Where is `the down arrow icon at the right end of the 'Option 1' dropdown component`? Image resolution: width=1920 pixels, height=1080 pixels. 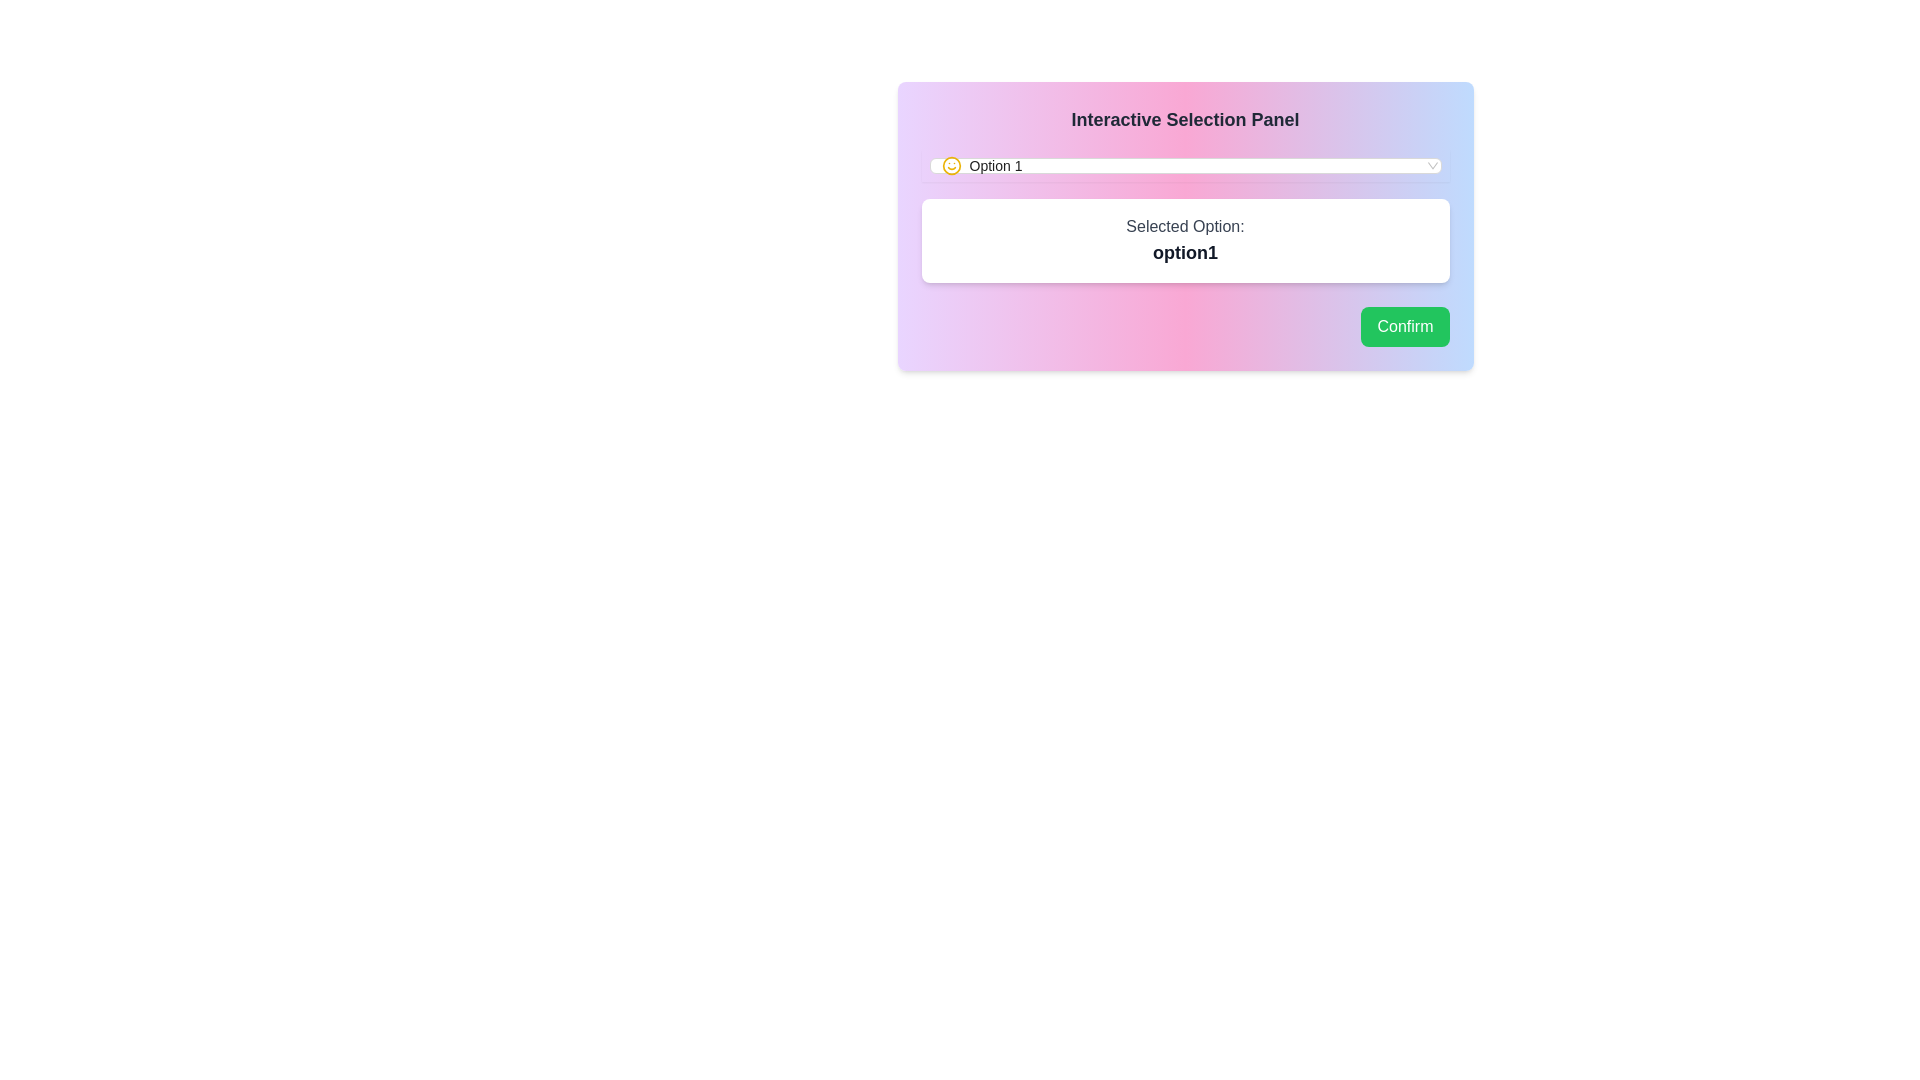 the down arrow icon at the right end of the 'Option 1' dropdown component is located at coordinates (1431, 164).